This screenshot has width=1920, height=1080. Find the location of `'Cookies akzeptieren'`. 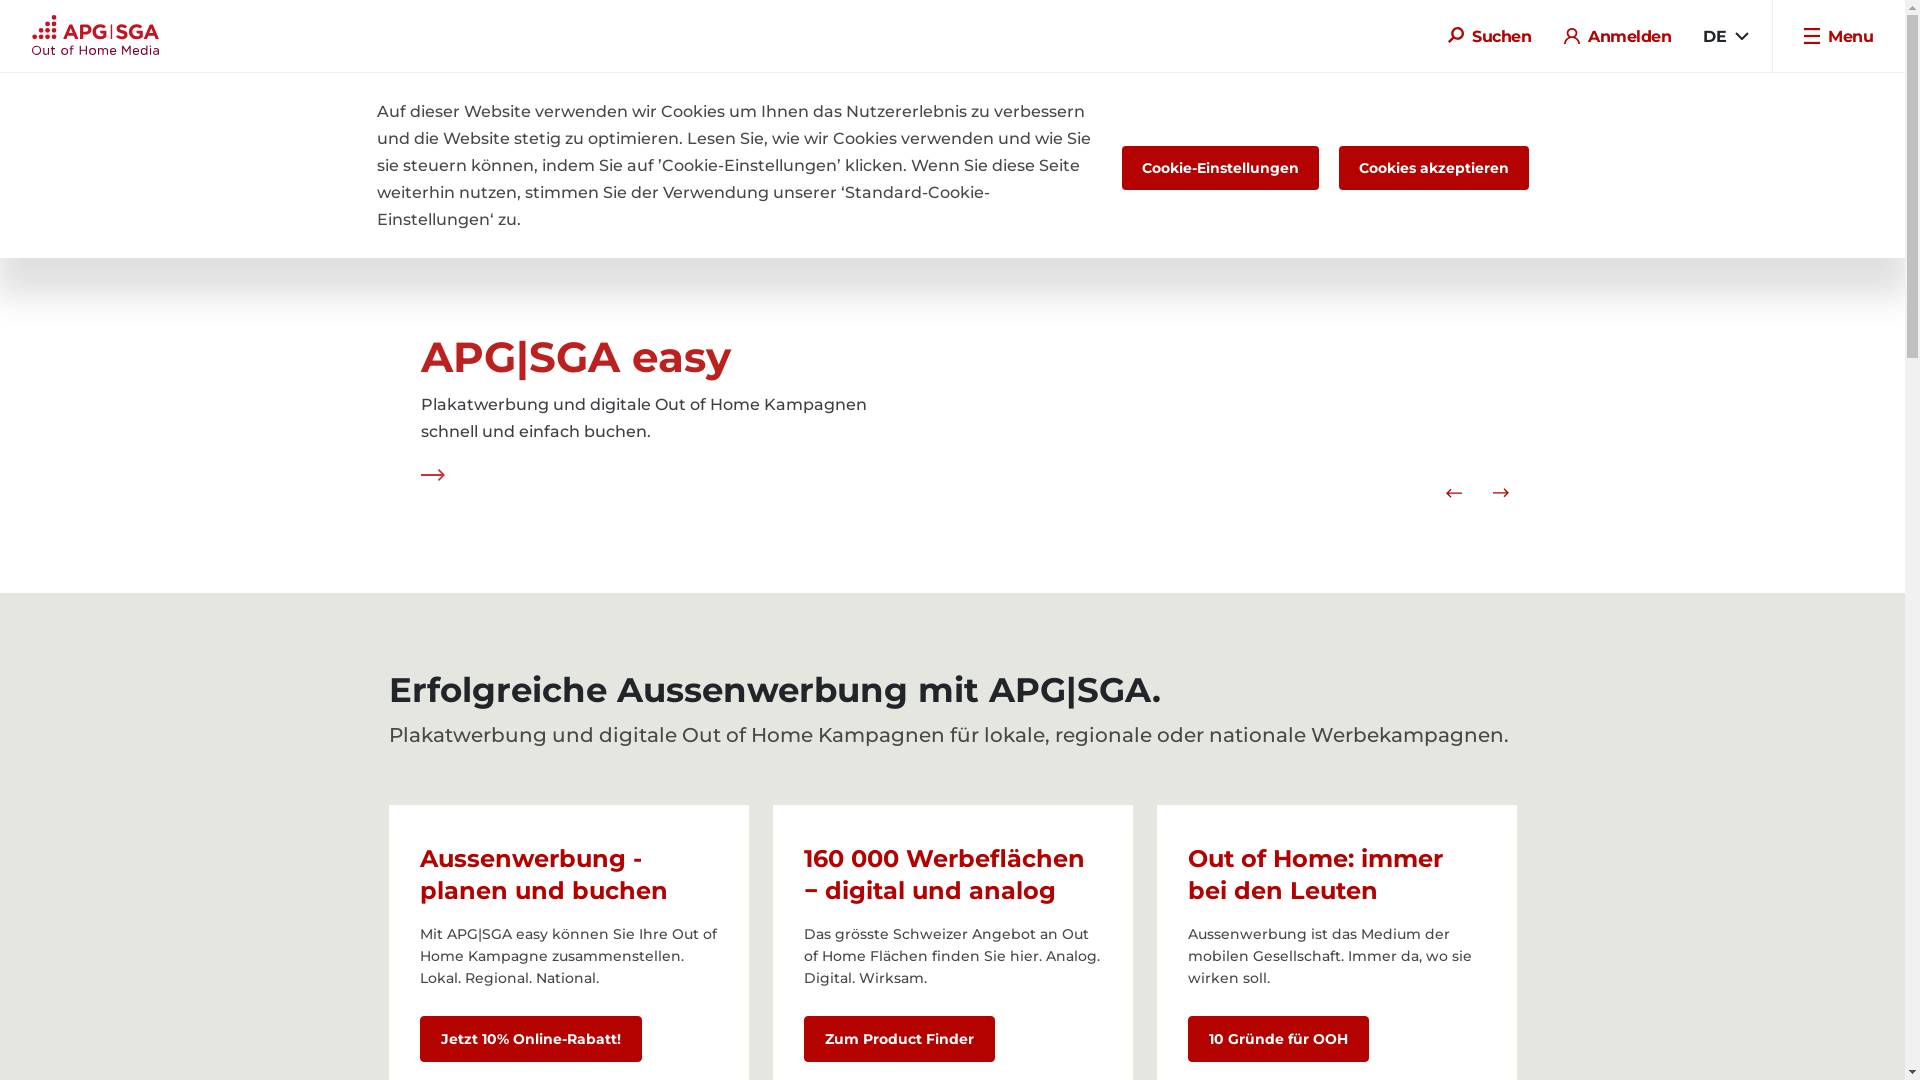

'Cookies akzeptieren' is located at coordinates (1432, 167).